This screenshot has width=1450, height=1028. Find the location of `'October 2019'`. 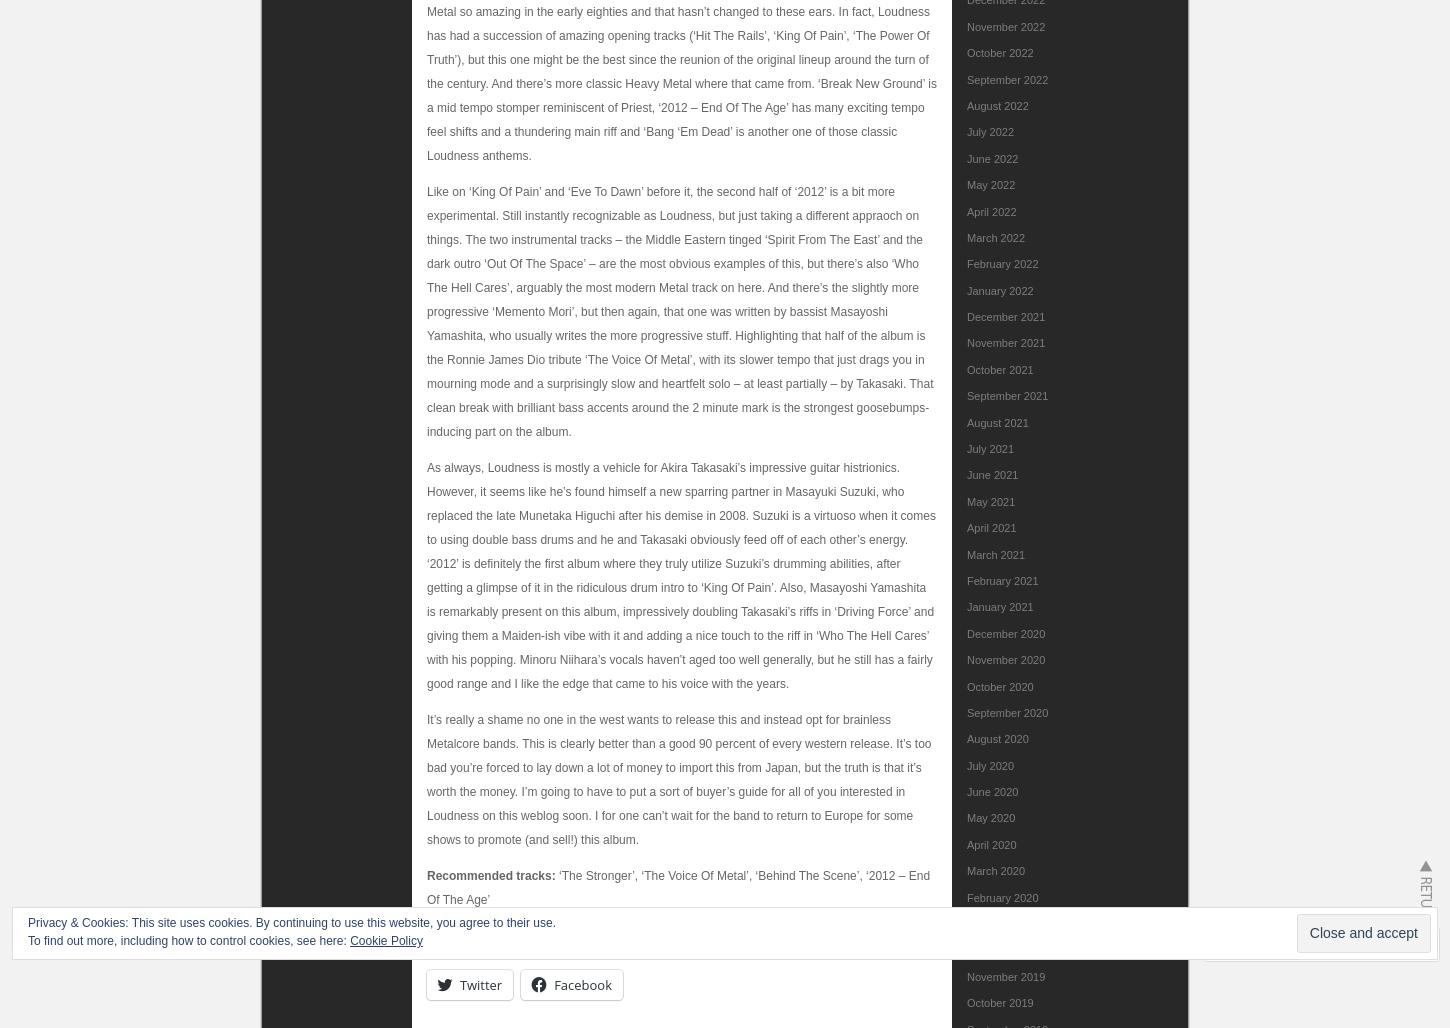

'October 2019' is located at coordinates (1000, 1002).